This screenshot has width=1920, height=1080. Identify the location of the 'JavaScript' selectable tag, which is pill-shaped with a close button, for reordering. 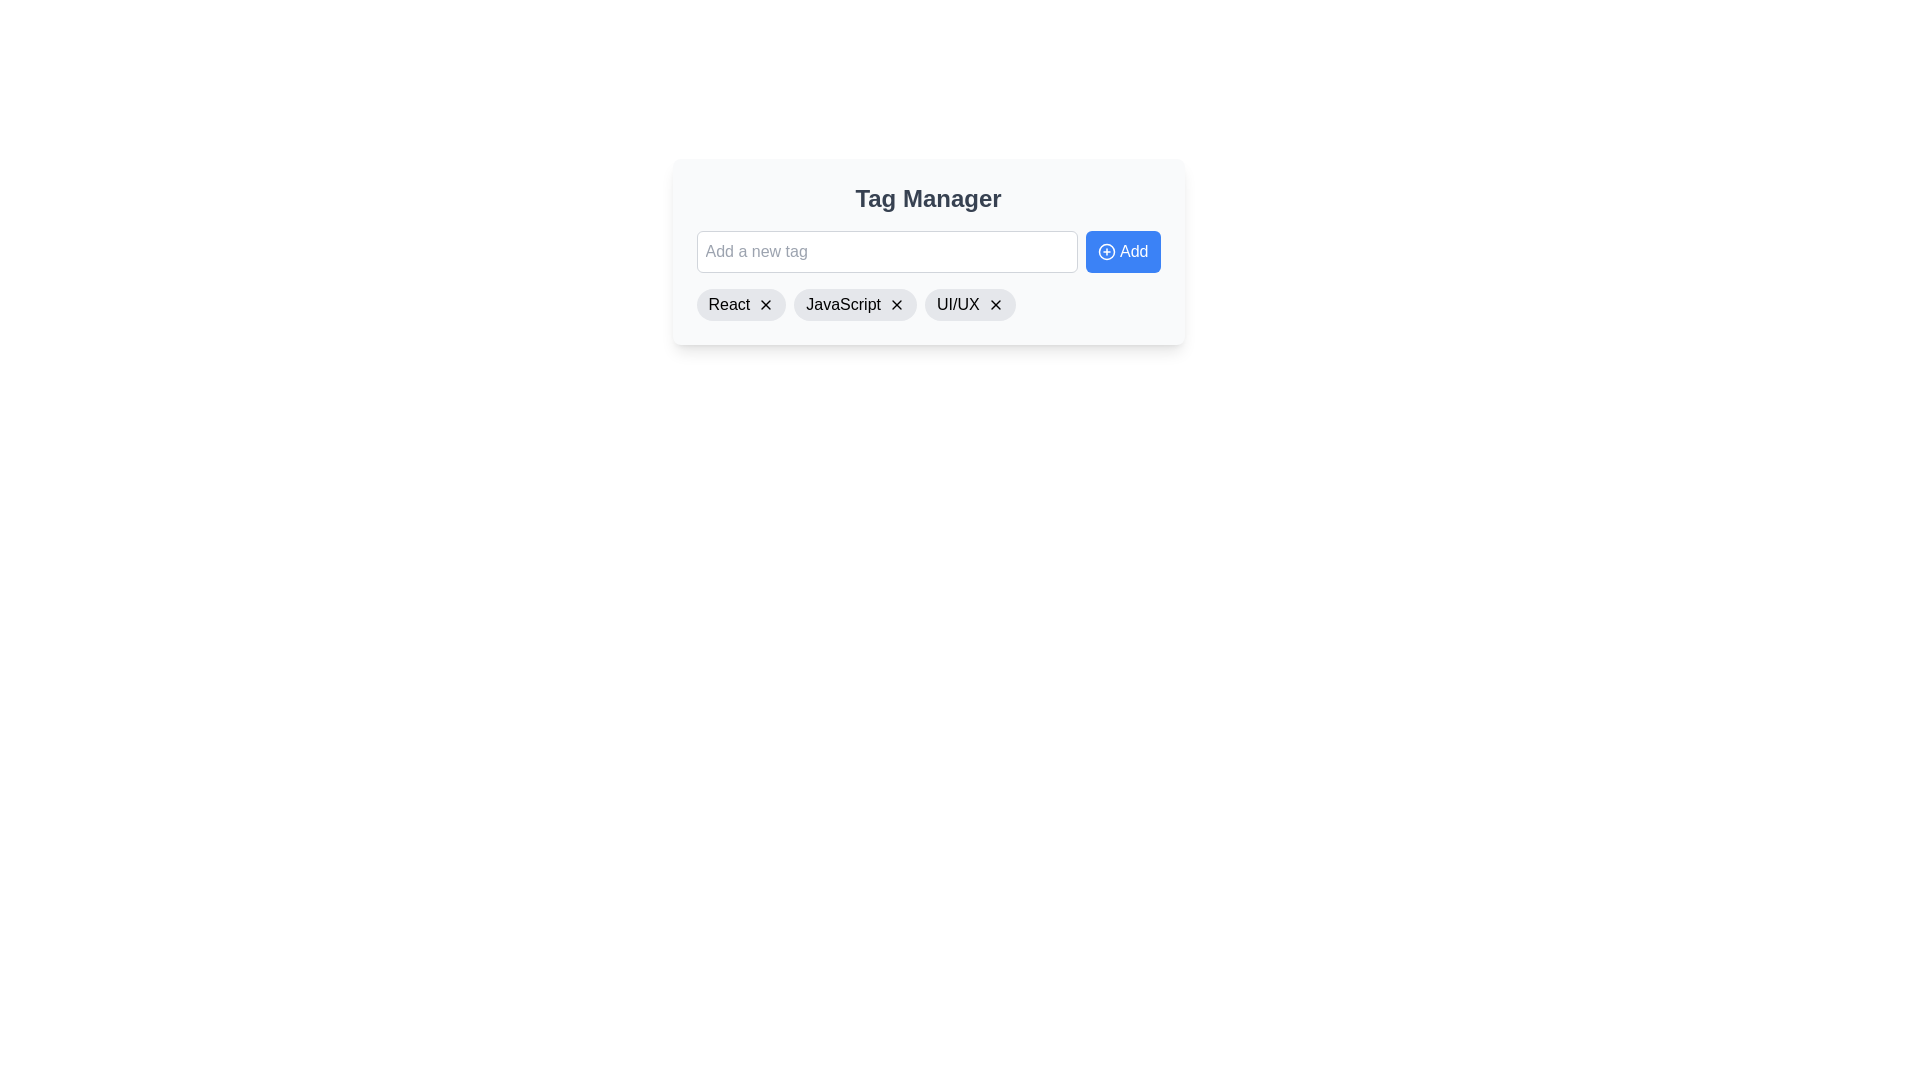
(855, 304).